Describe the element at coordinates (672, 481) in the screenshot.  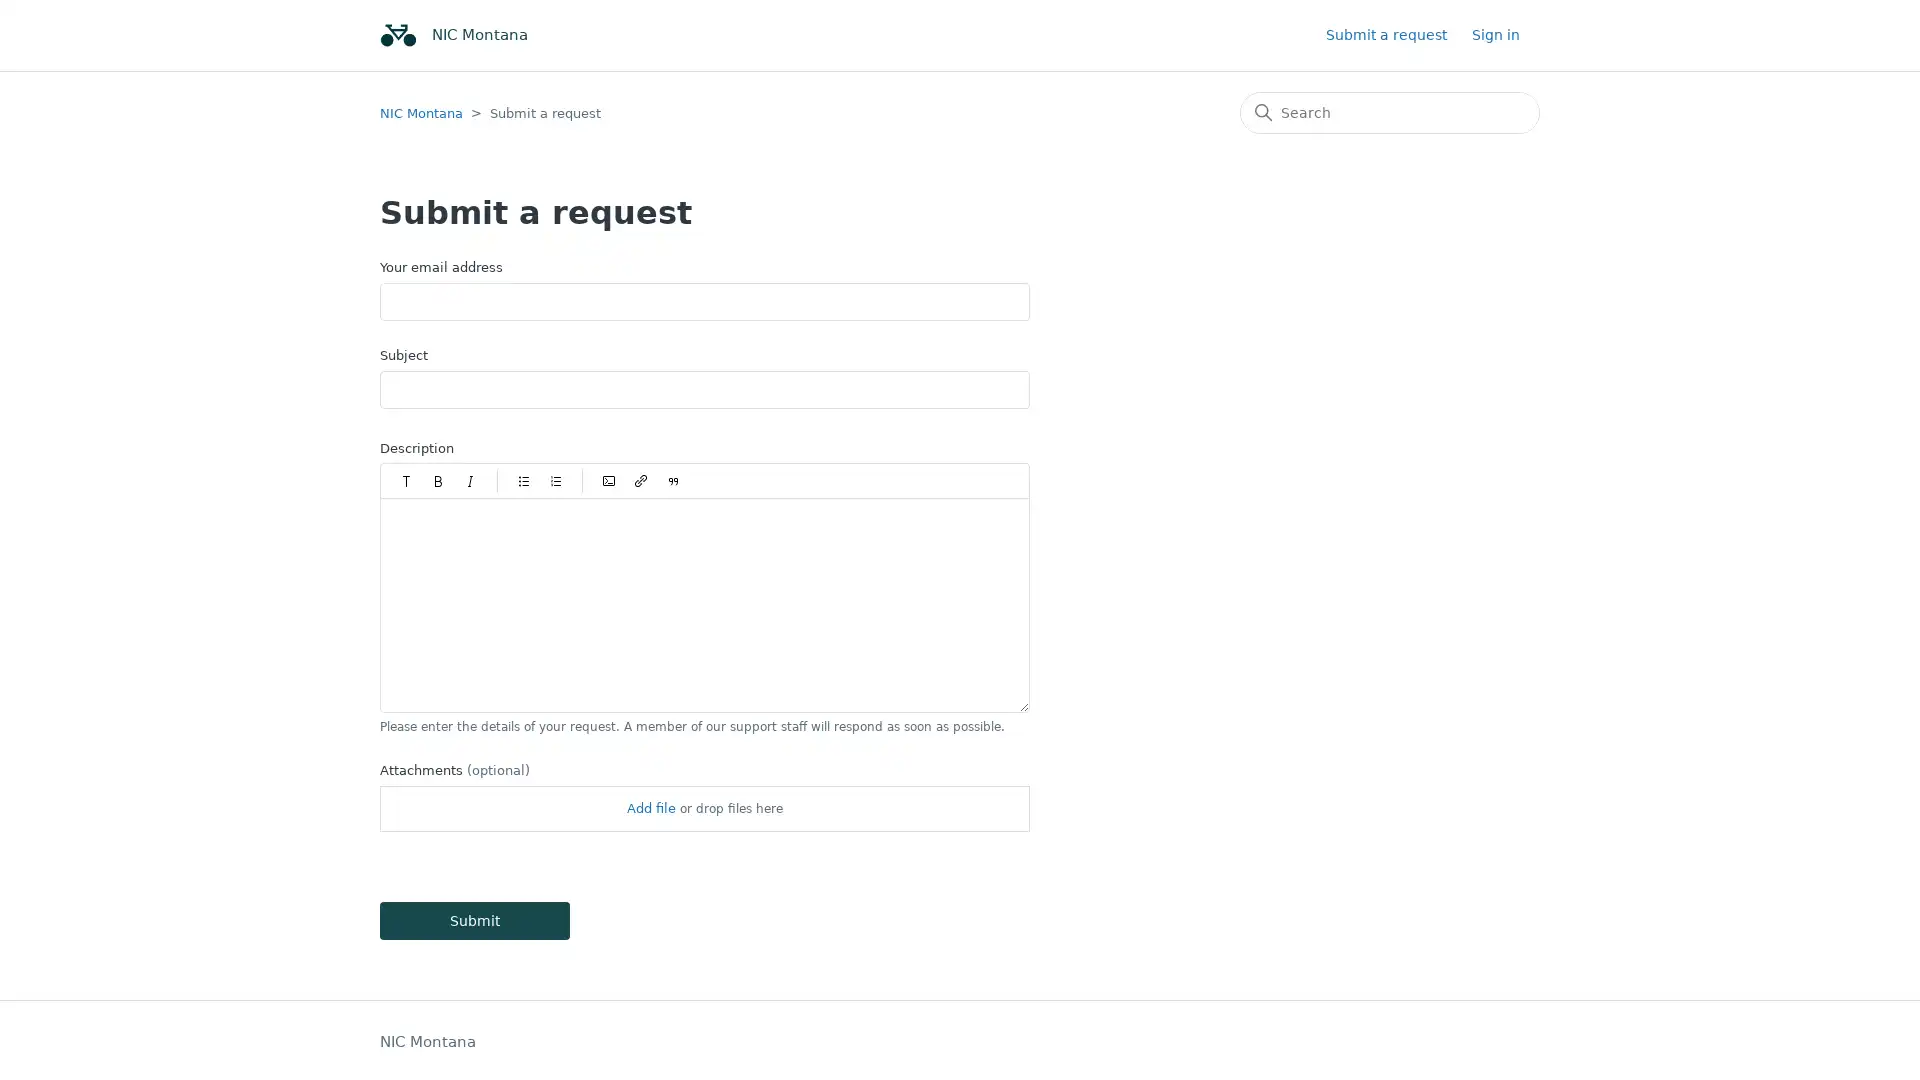
I see `Quote` at that location.